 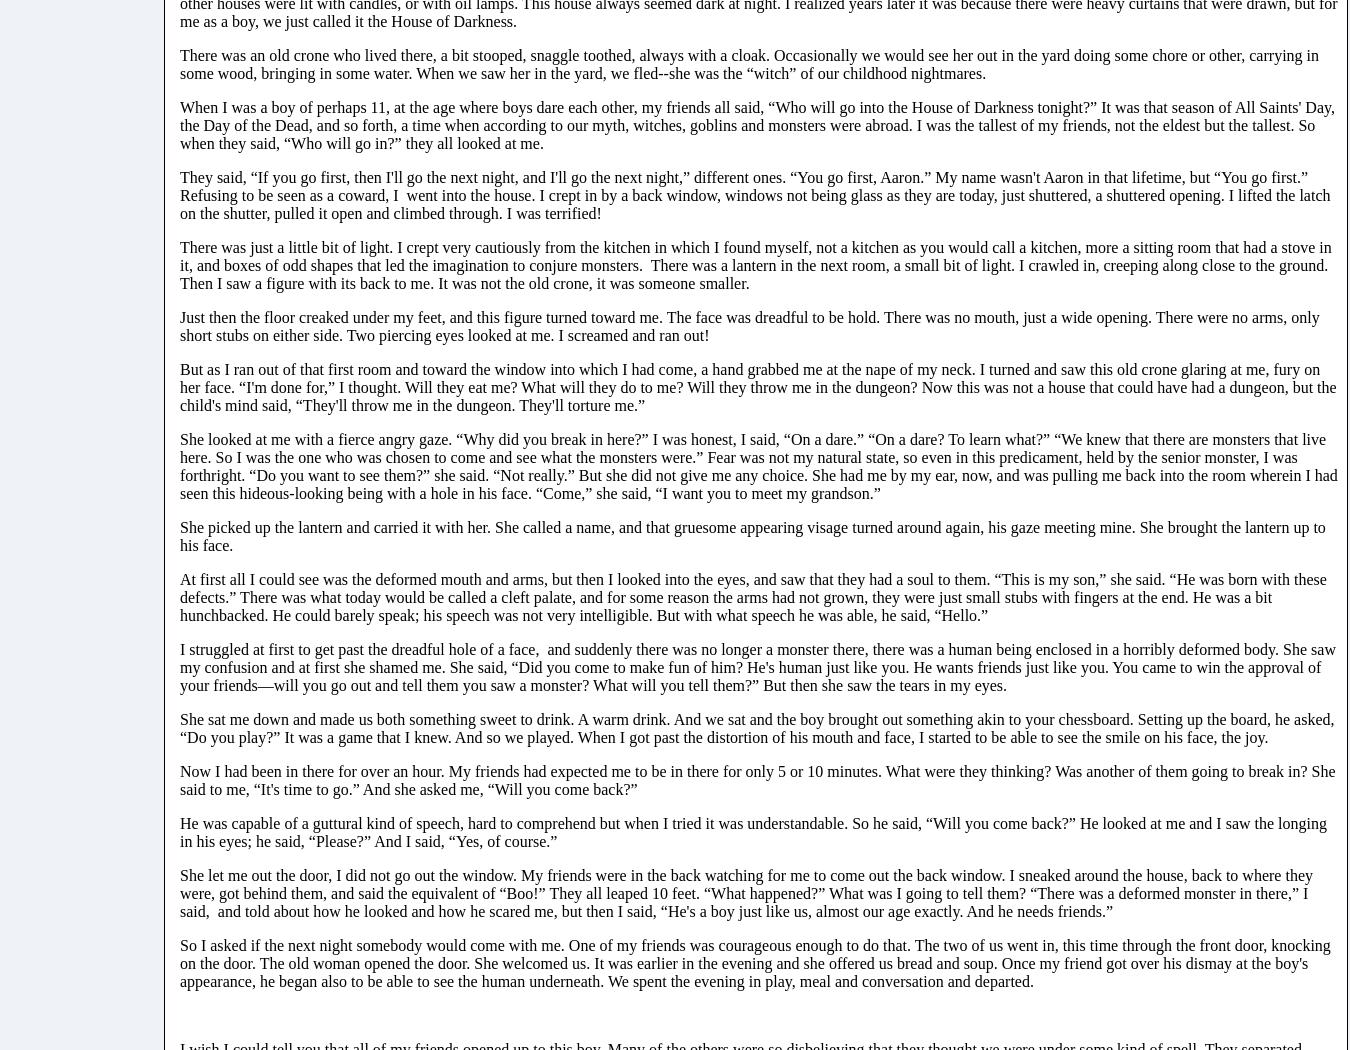 What do you see at coordinates (756, 779) in the screenshot?
I see `'Now I had been in there for over an hour. My friends had expected me to be in there for only 5 or 10 minutes. What were they thinking? Was another of them going to break in? She said to me, “It's time to go.” And she asked me, “Will you come back?”'` at bounding box center [756, 779].